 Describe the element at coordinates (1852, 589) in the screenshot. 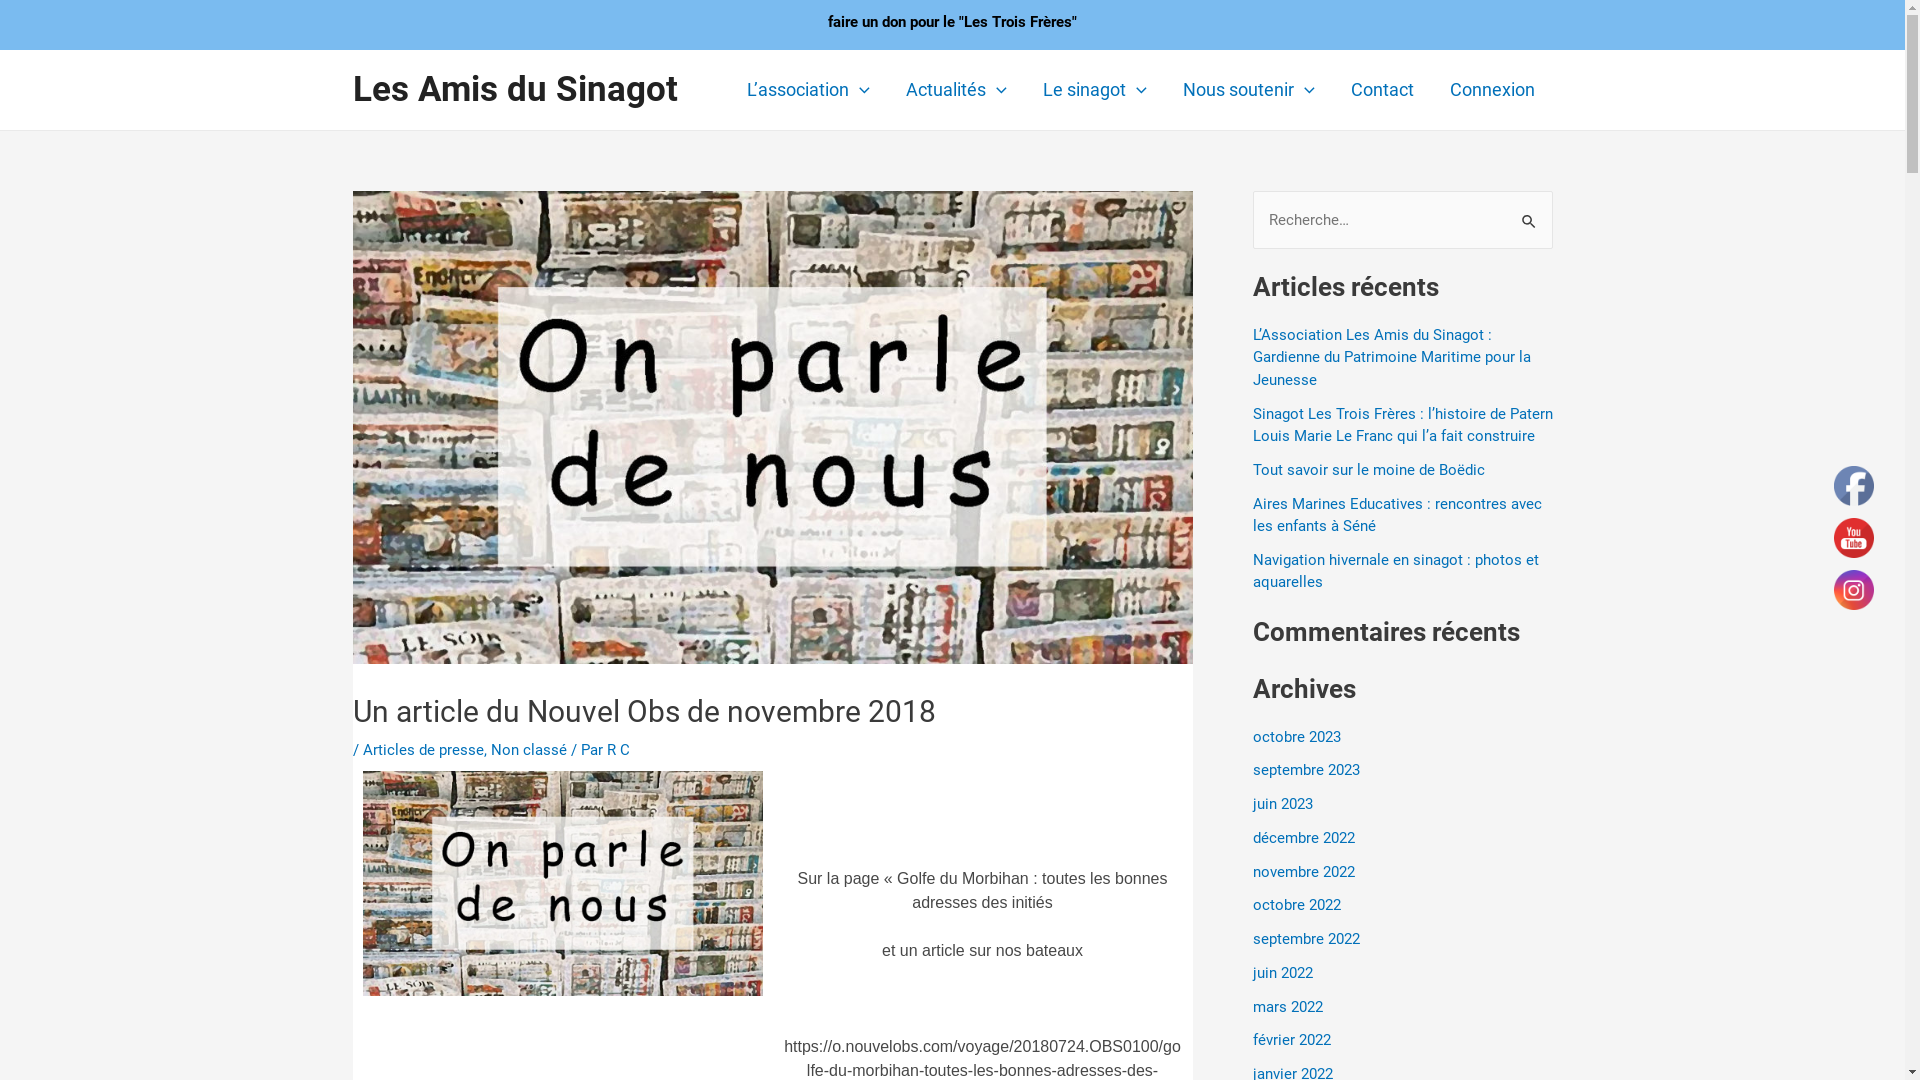

I see `'Instagram'` at that location.